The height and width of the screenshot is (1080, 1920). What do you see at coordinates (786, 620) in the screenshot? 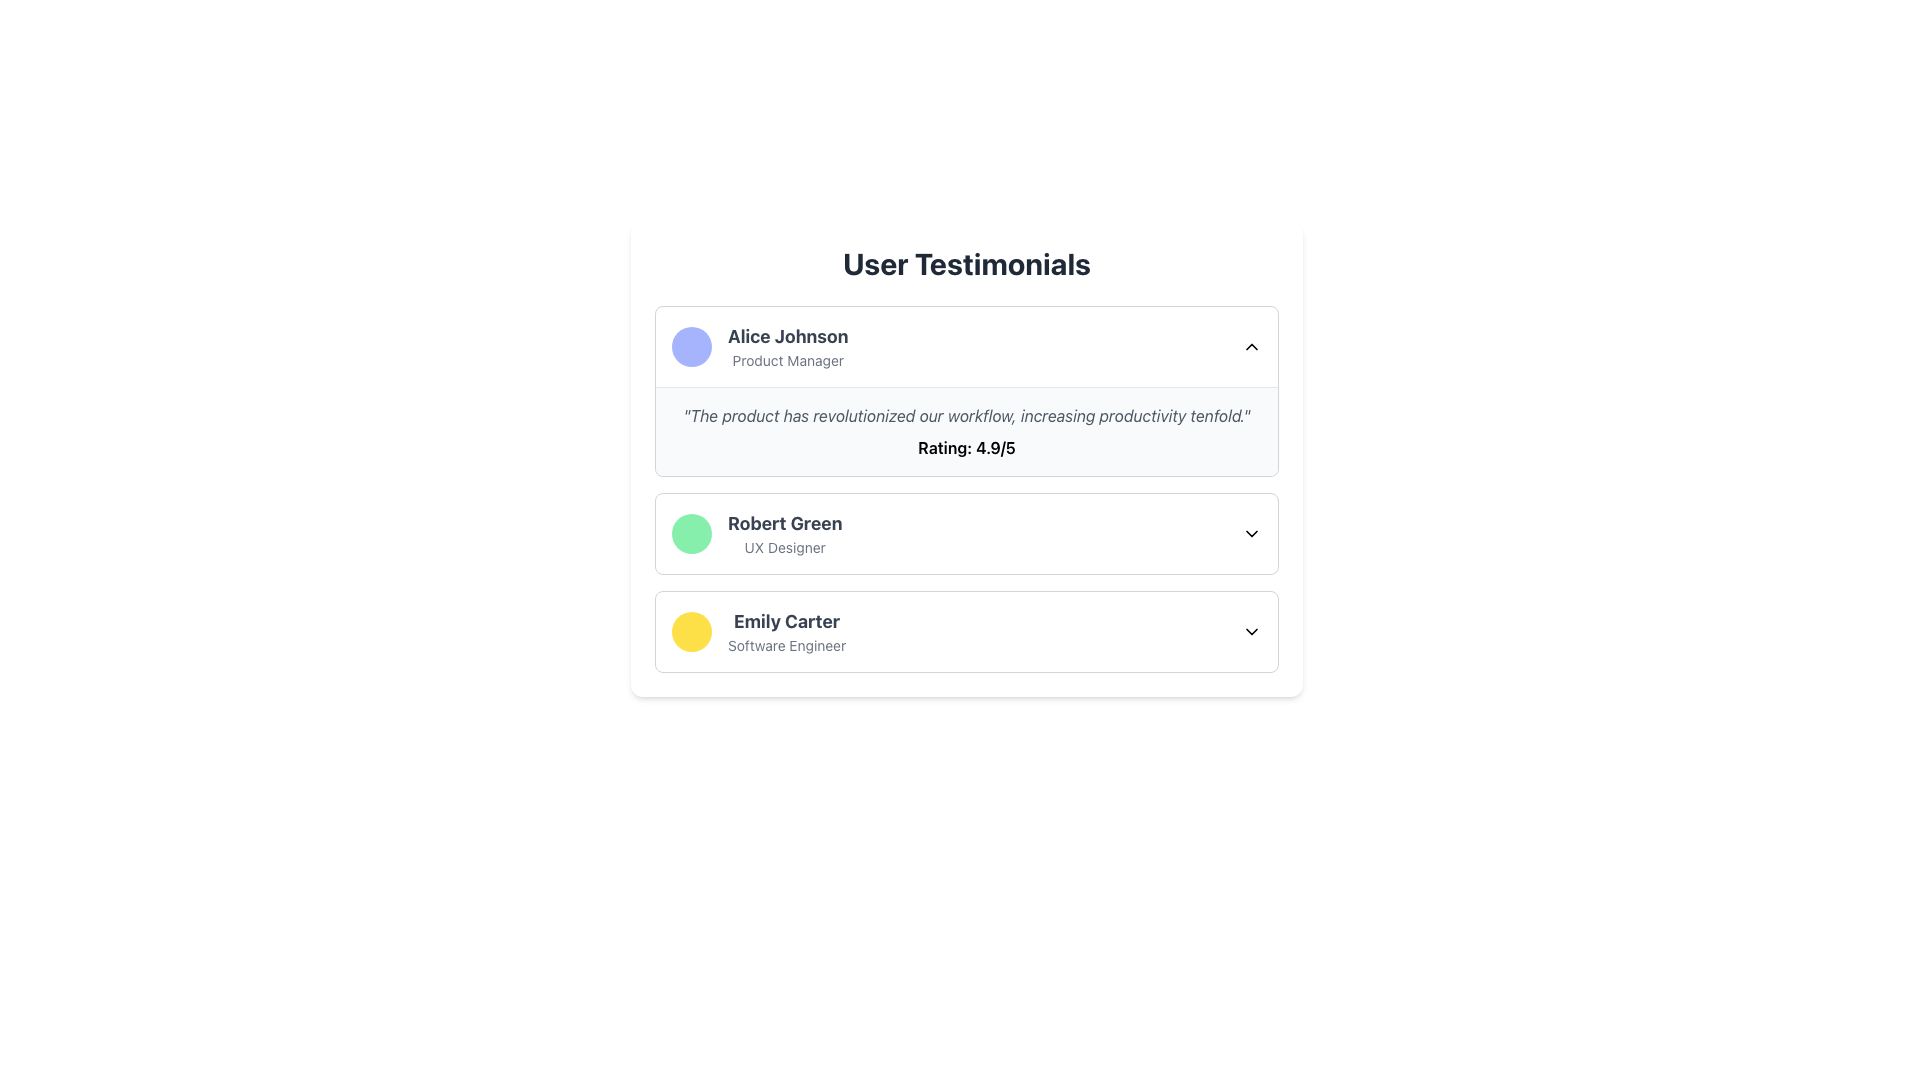
I see `the Text Label displaying 'Emily Carter' which is bold` at bounding box center [786, 620].